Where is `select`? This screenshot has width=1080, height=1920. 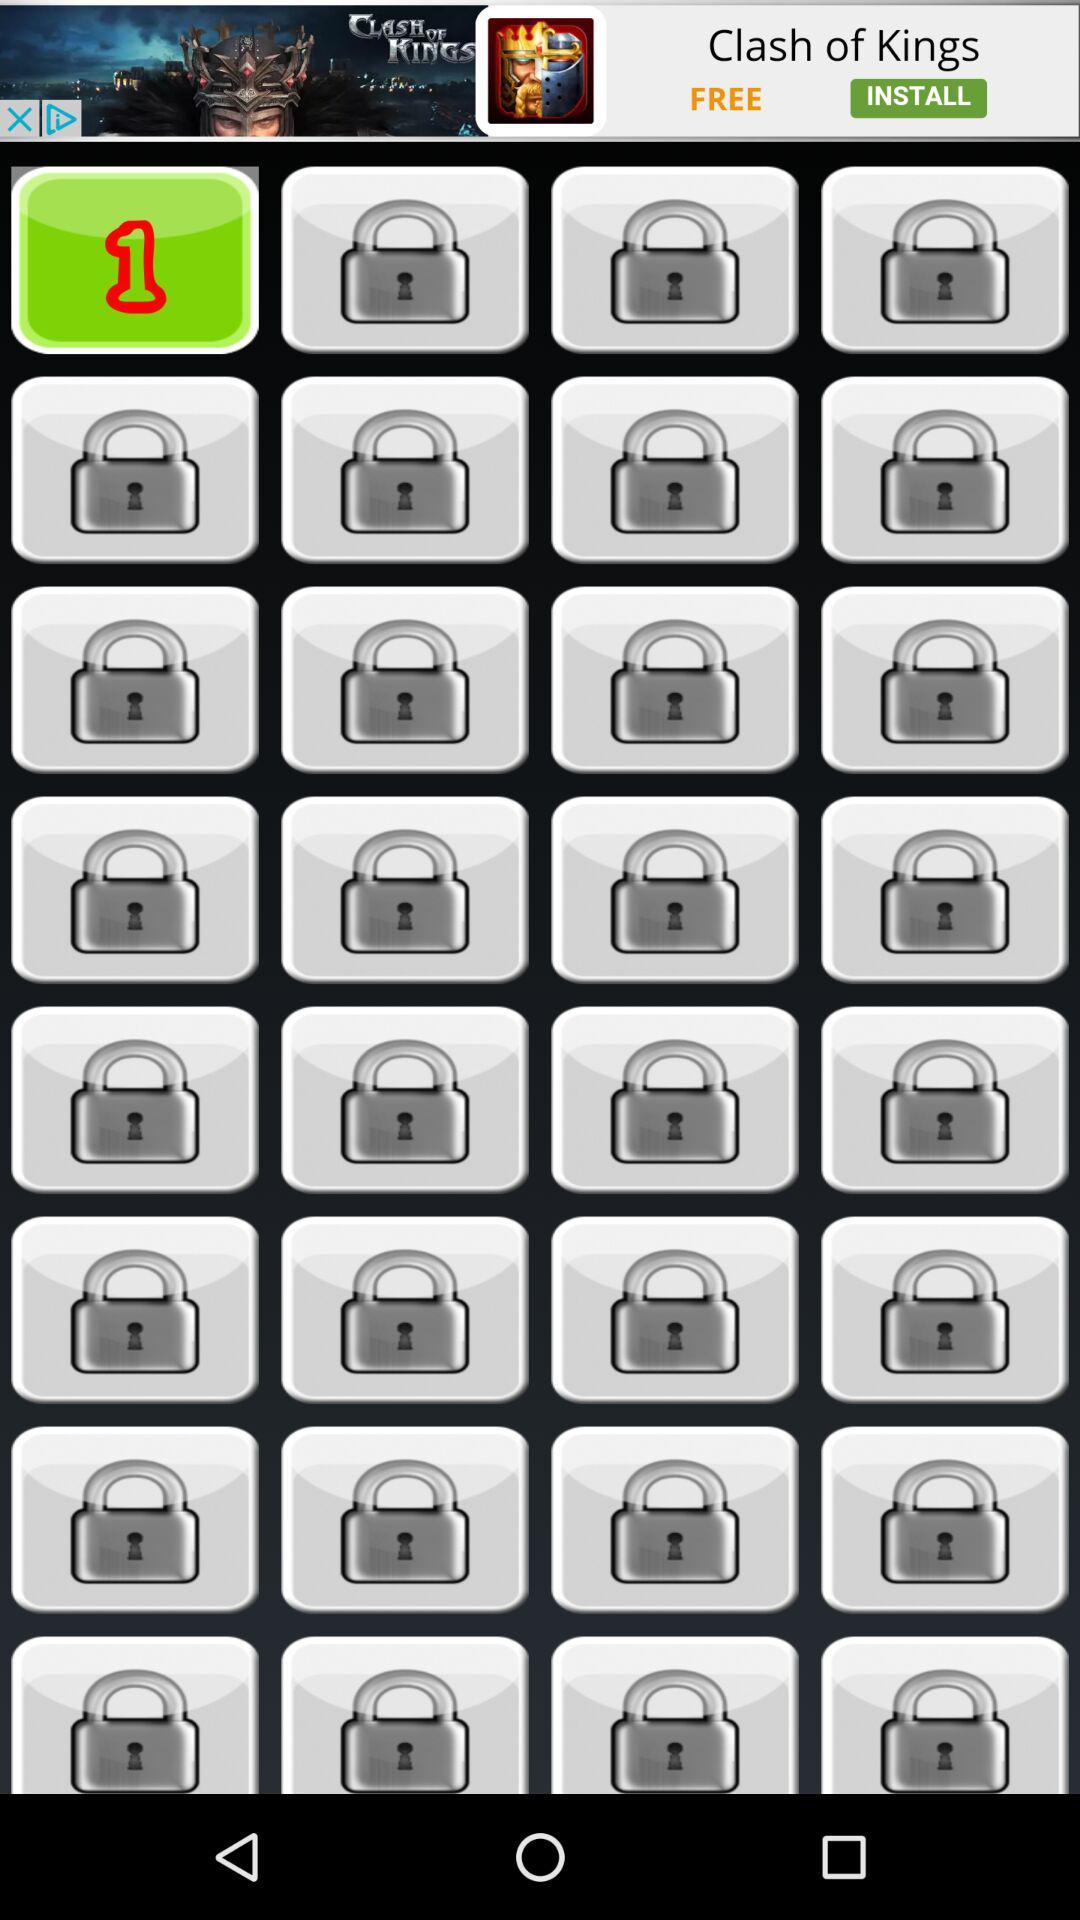 select is located at coordinates (945, 469).